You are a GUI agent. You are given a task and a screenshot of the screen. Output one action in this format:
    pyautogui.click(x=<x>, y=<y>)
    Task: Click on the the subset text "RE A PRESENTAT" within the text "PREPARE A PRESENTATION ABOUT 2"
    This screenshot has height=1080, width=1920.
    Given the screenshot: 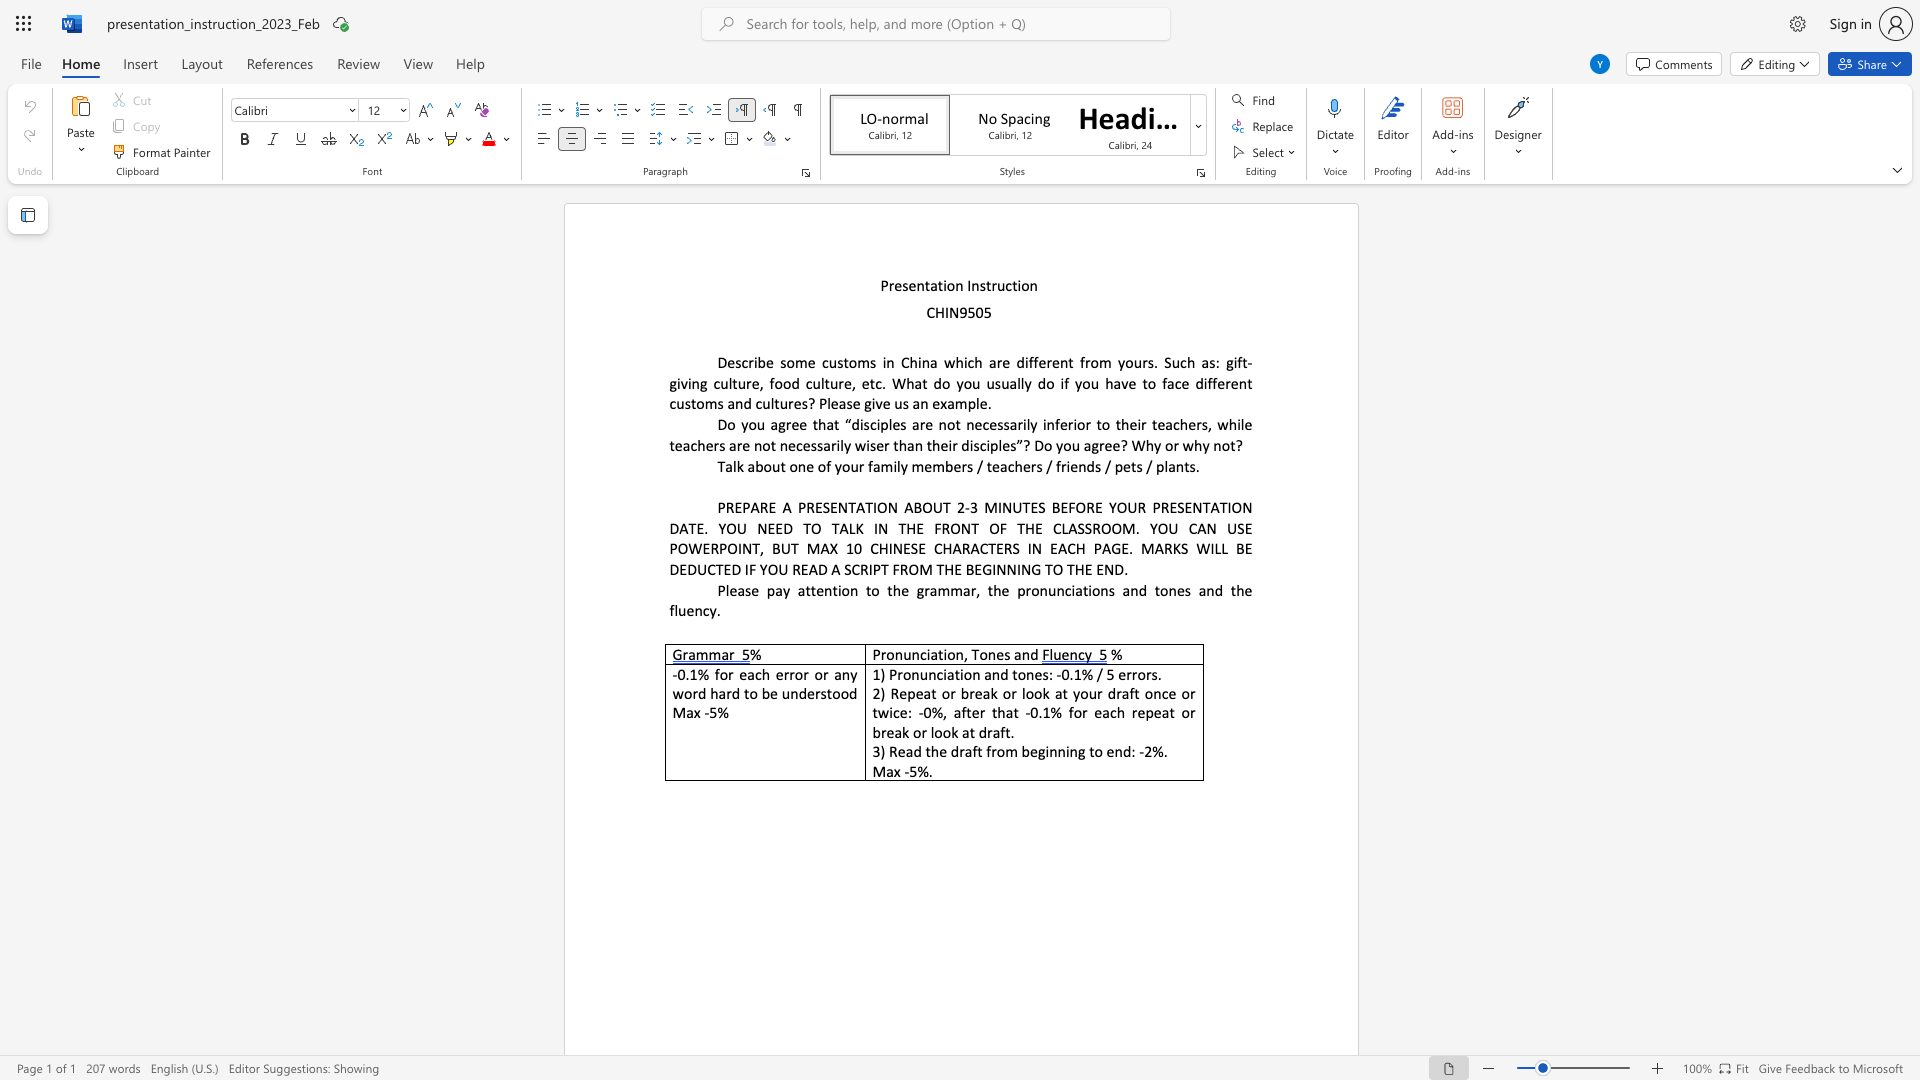 What is the action you would take?
    pyautogui.click(x=758, y=506)
    